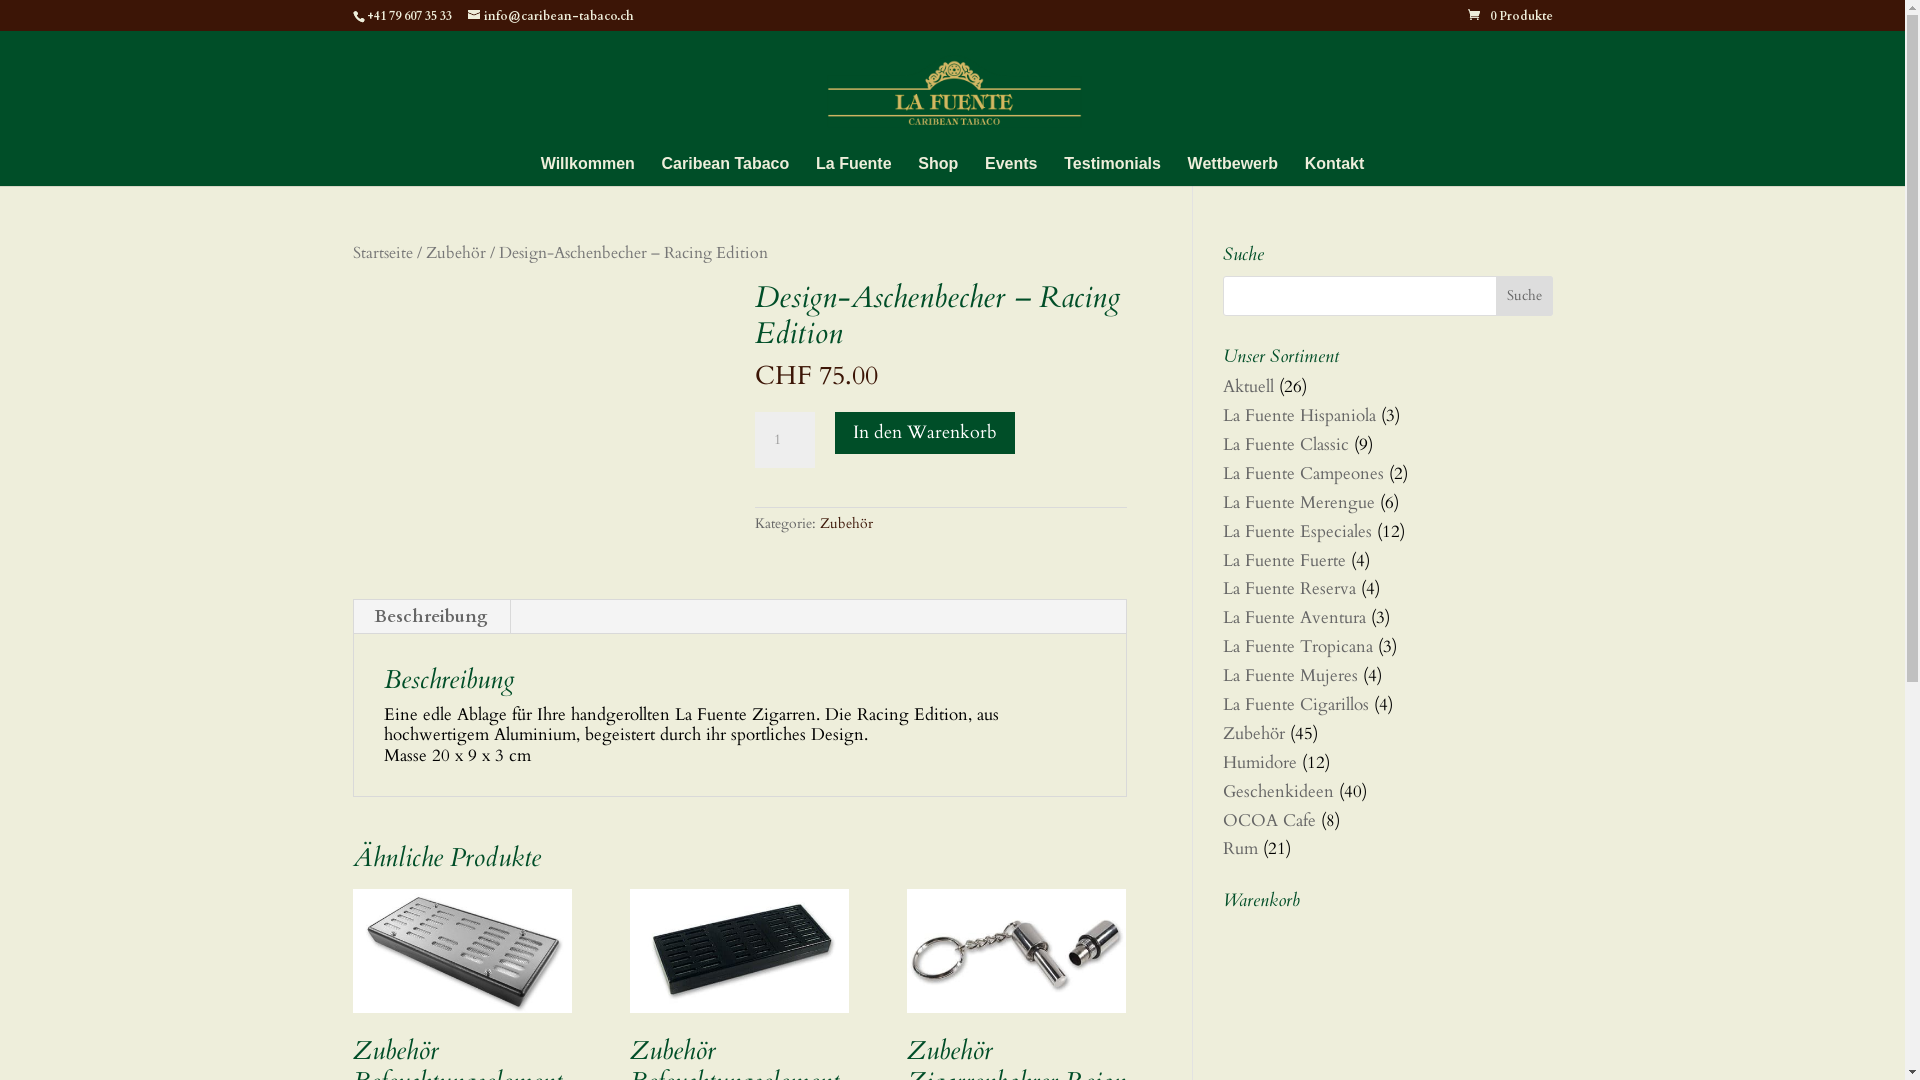 The image size is (1920, 1080). I want to click on 'Aktuell', so click(1246, 386).